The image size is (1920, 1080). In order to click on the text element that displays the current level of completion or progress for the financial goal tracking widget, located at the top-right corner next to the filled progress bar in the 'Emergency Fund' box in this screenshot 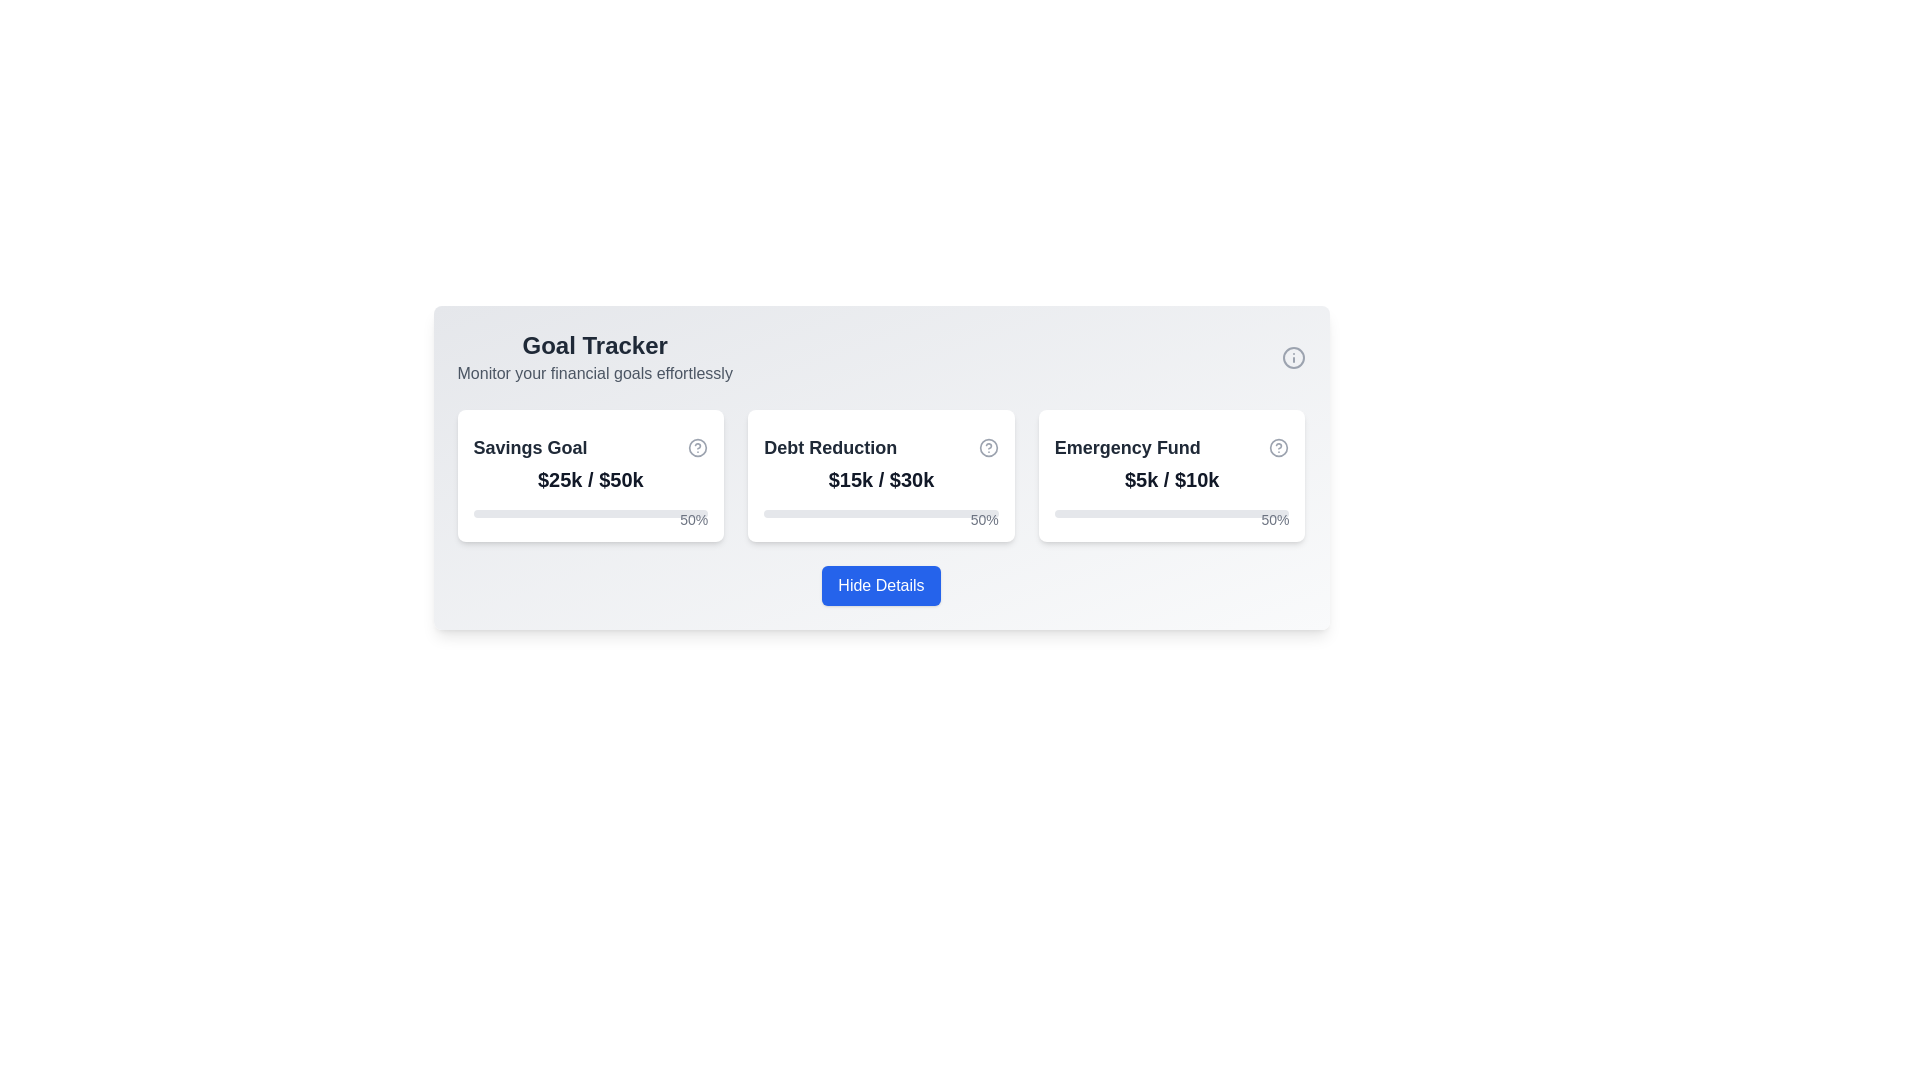, I will do `click(1274, 519)`.